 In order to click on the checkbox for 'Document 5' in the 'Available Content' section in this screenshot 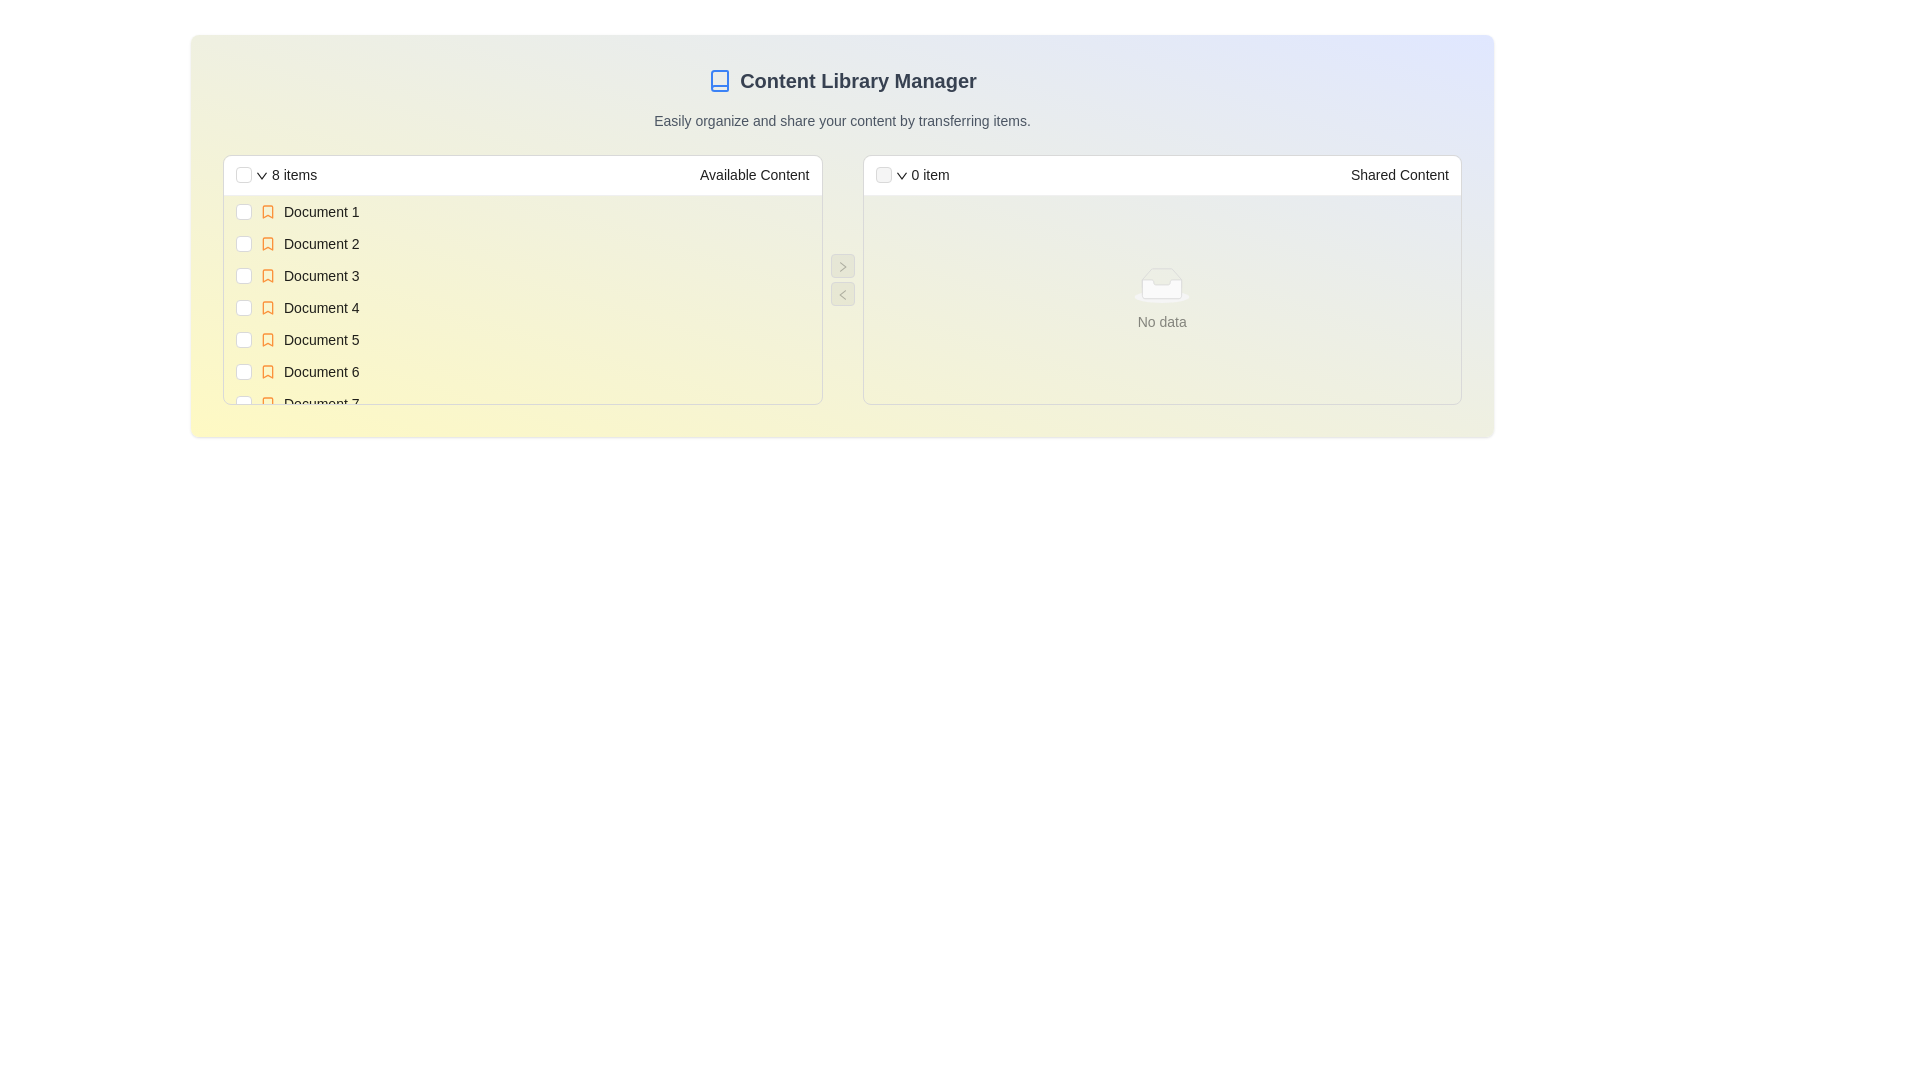, I will do `click(243, 338)`.